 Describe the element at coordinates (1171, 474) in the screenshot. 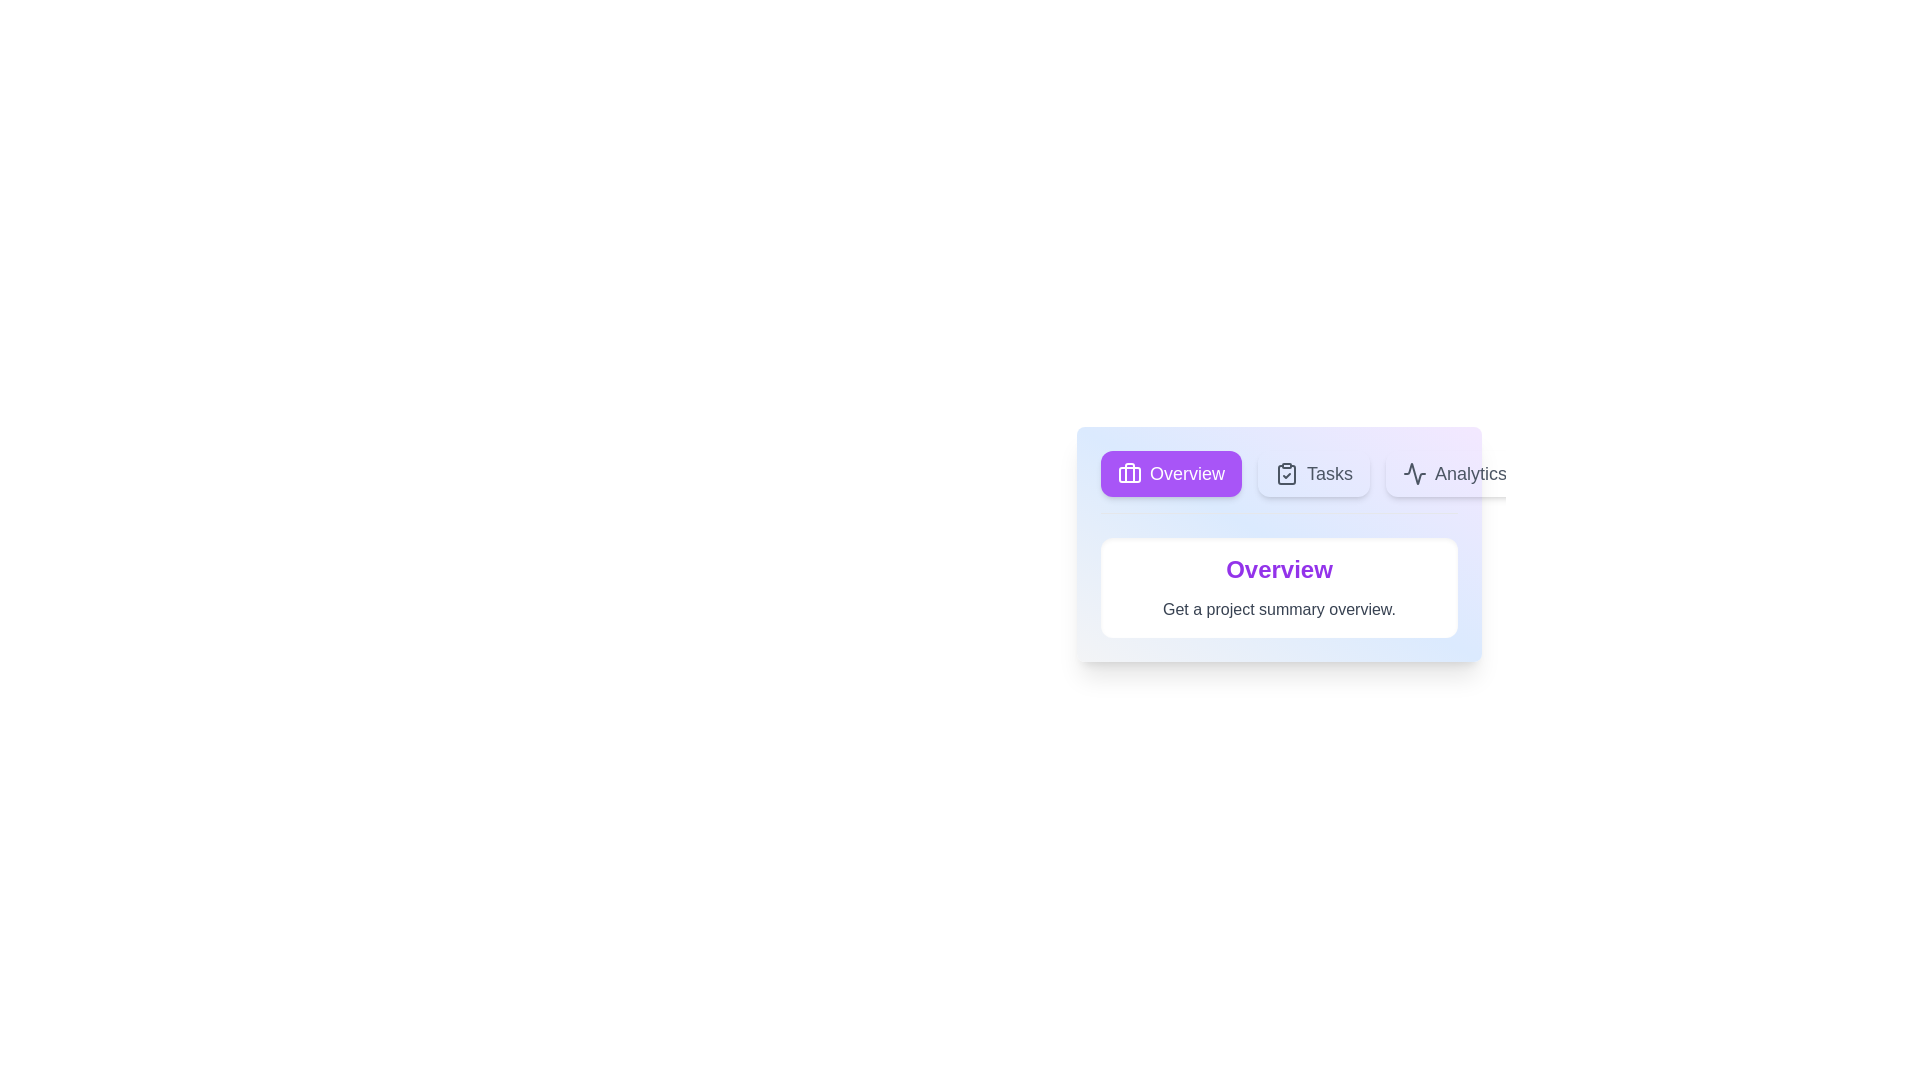

I see `the tab labeled Overview to observe its hover effect` at that location.